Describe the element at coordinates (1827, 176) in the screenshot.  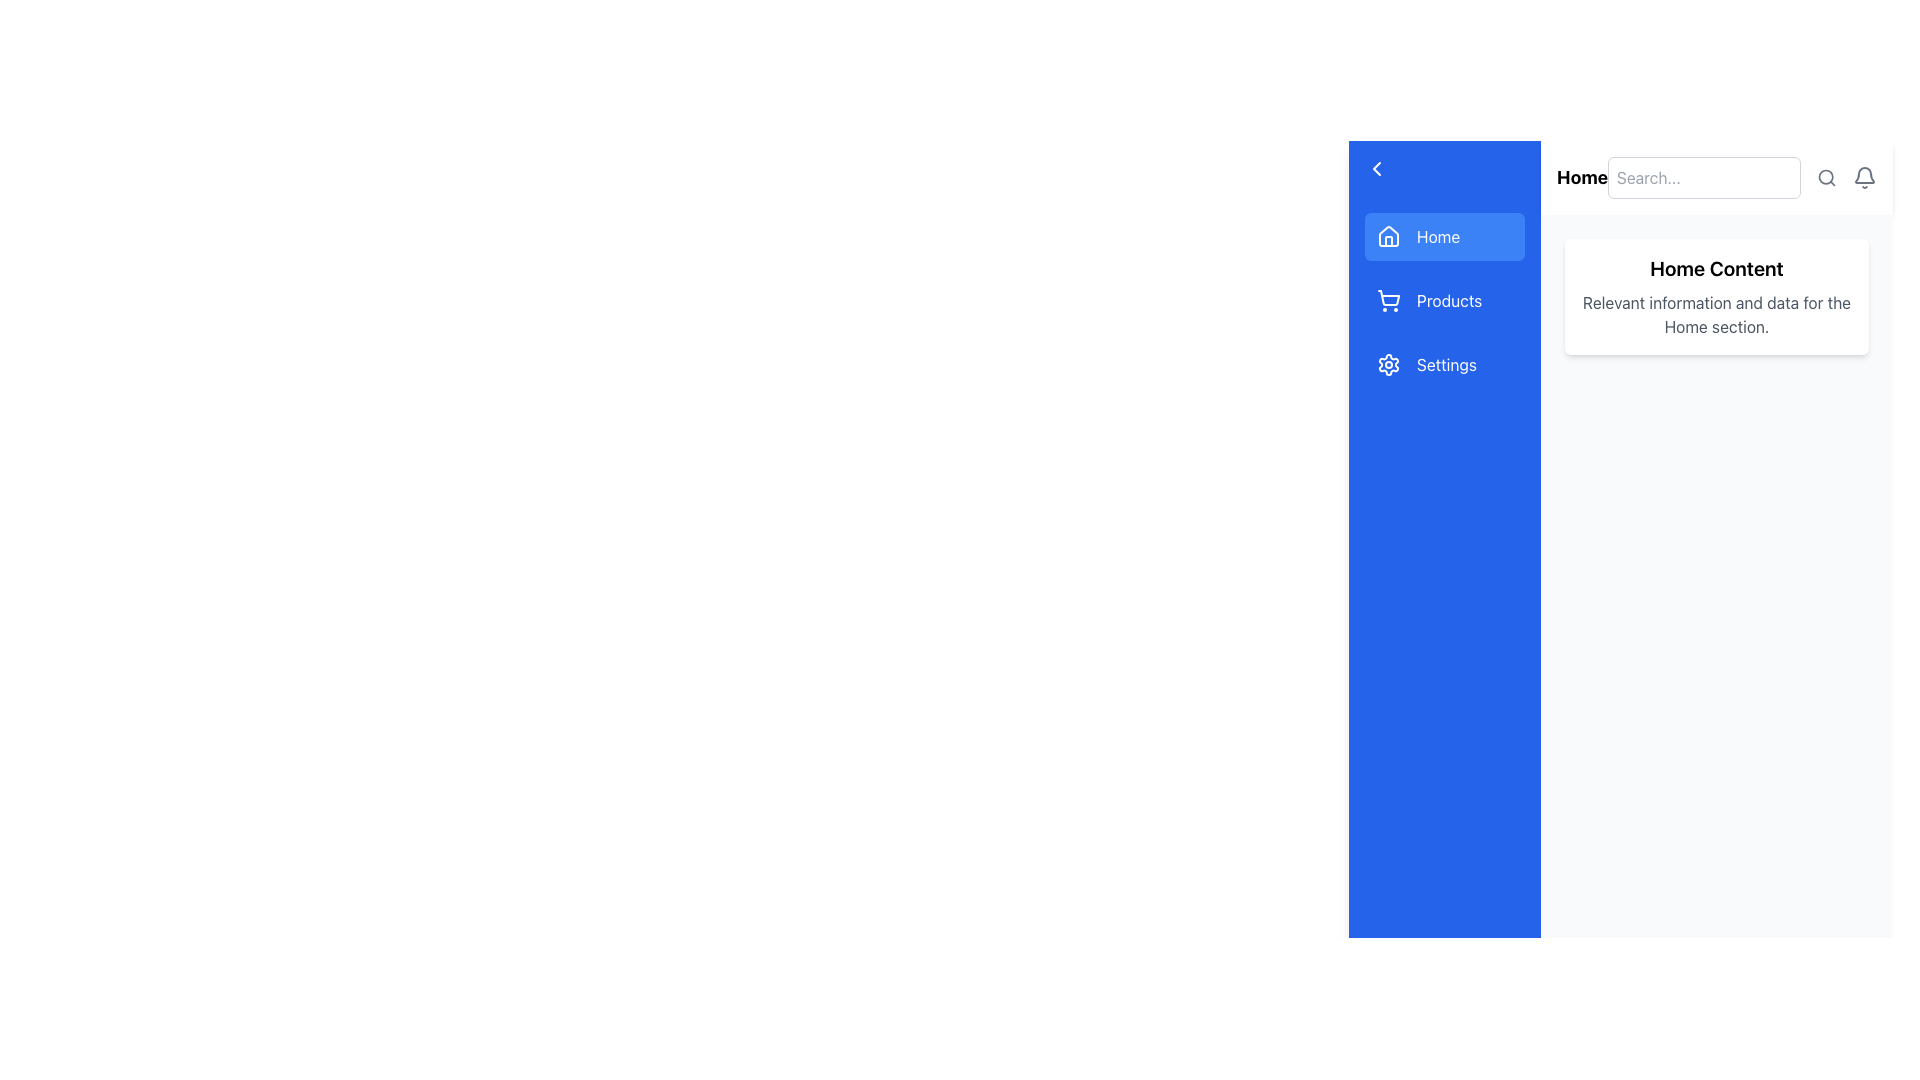
I see `the search icon located to the immediate right of the 'Search...' text input field to initiate a search` at that location.